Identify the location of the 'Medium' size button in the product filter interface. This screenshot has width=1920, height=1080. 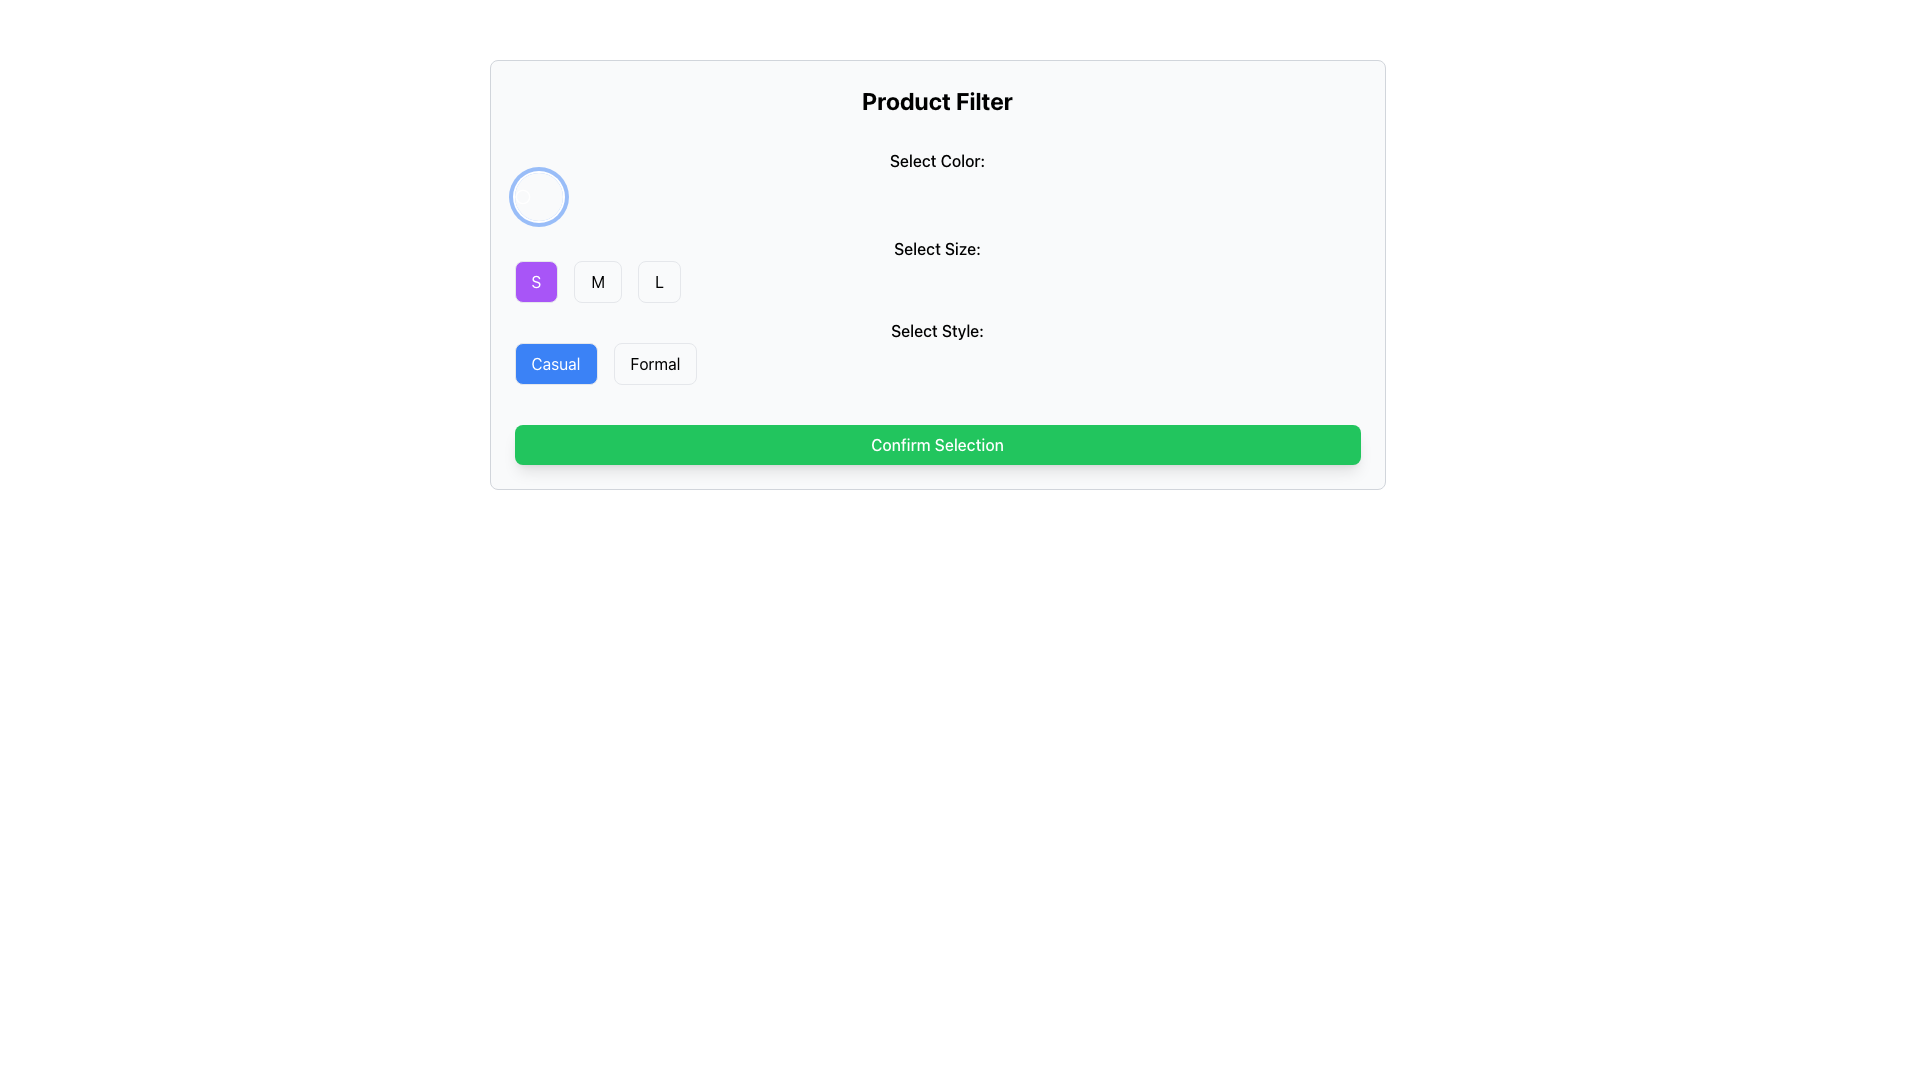
(597, 281).